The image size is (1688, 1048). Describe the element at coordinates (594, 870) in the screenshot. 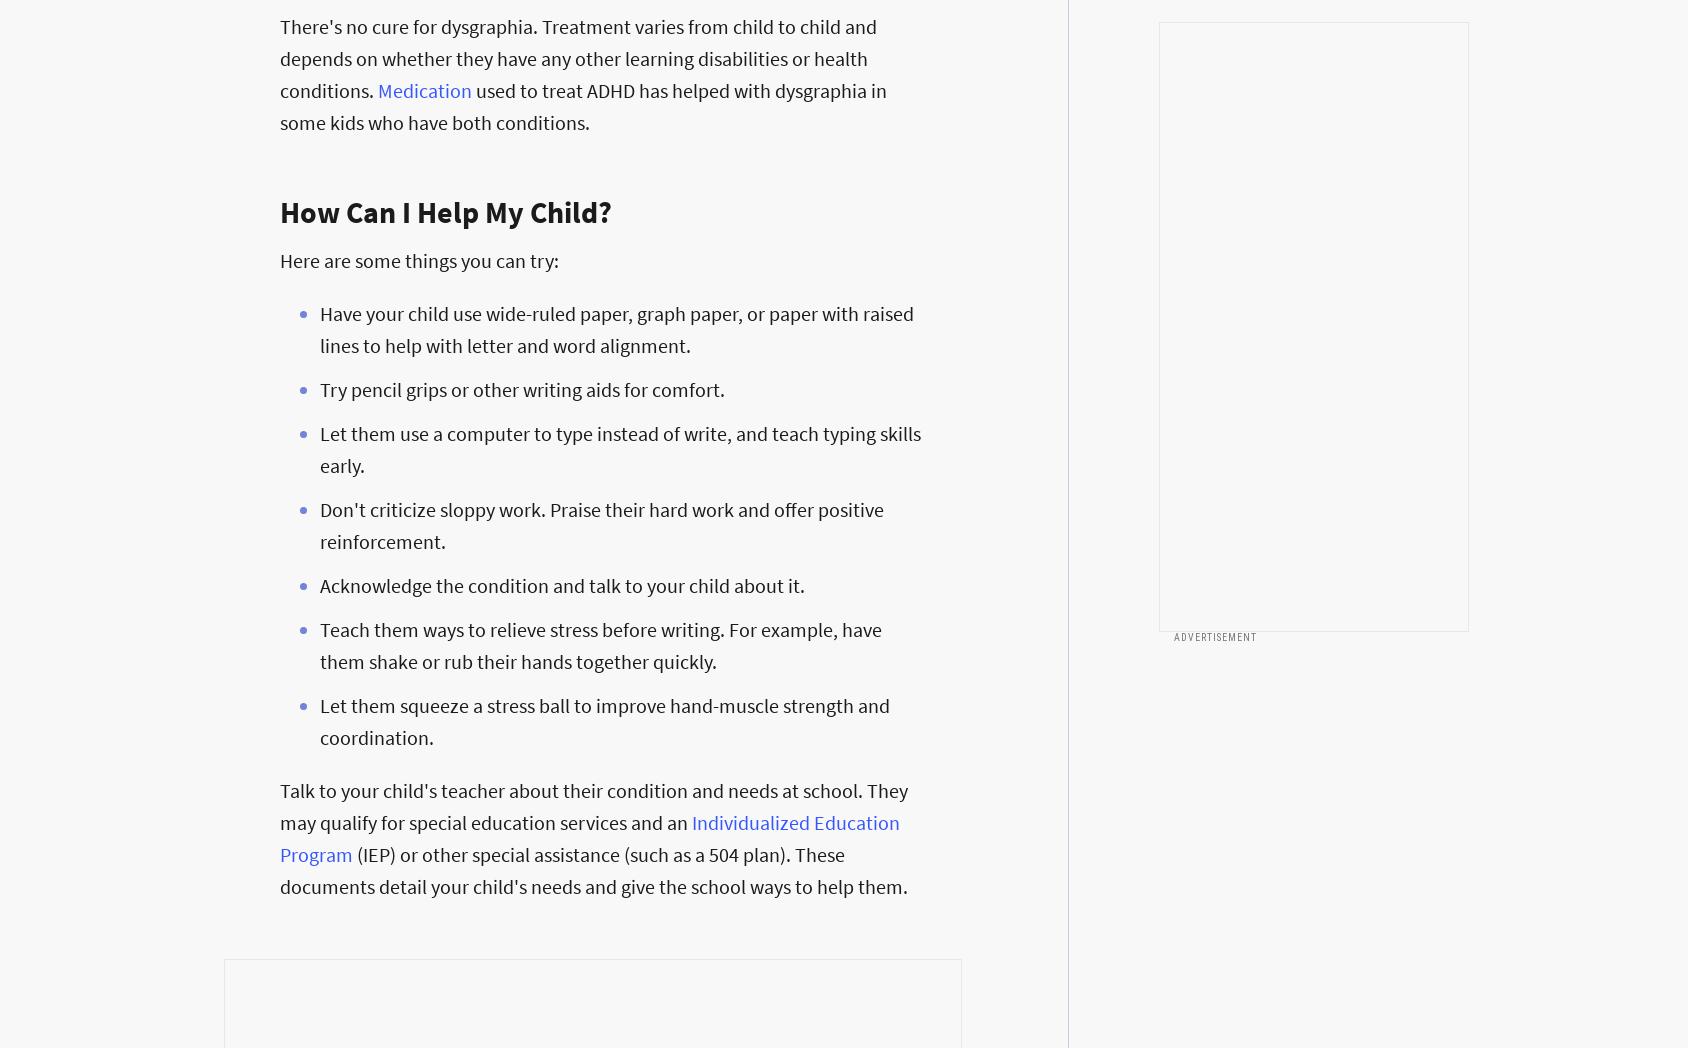

I see `'(IEP) or other special assistance (such as a 504 plan). These documents detail your child's needs and give the school ways to help them.'` at that location.